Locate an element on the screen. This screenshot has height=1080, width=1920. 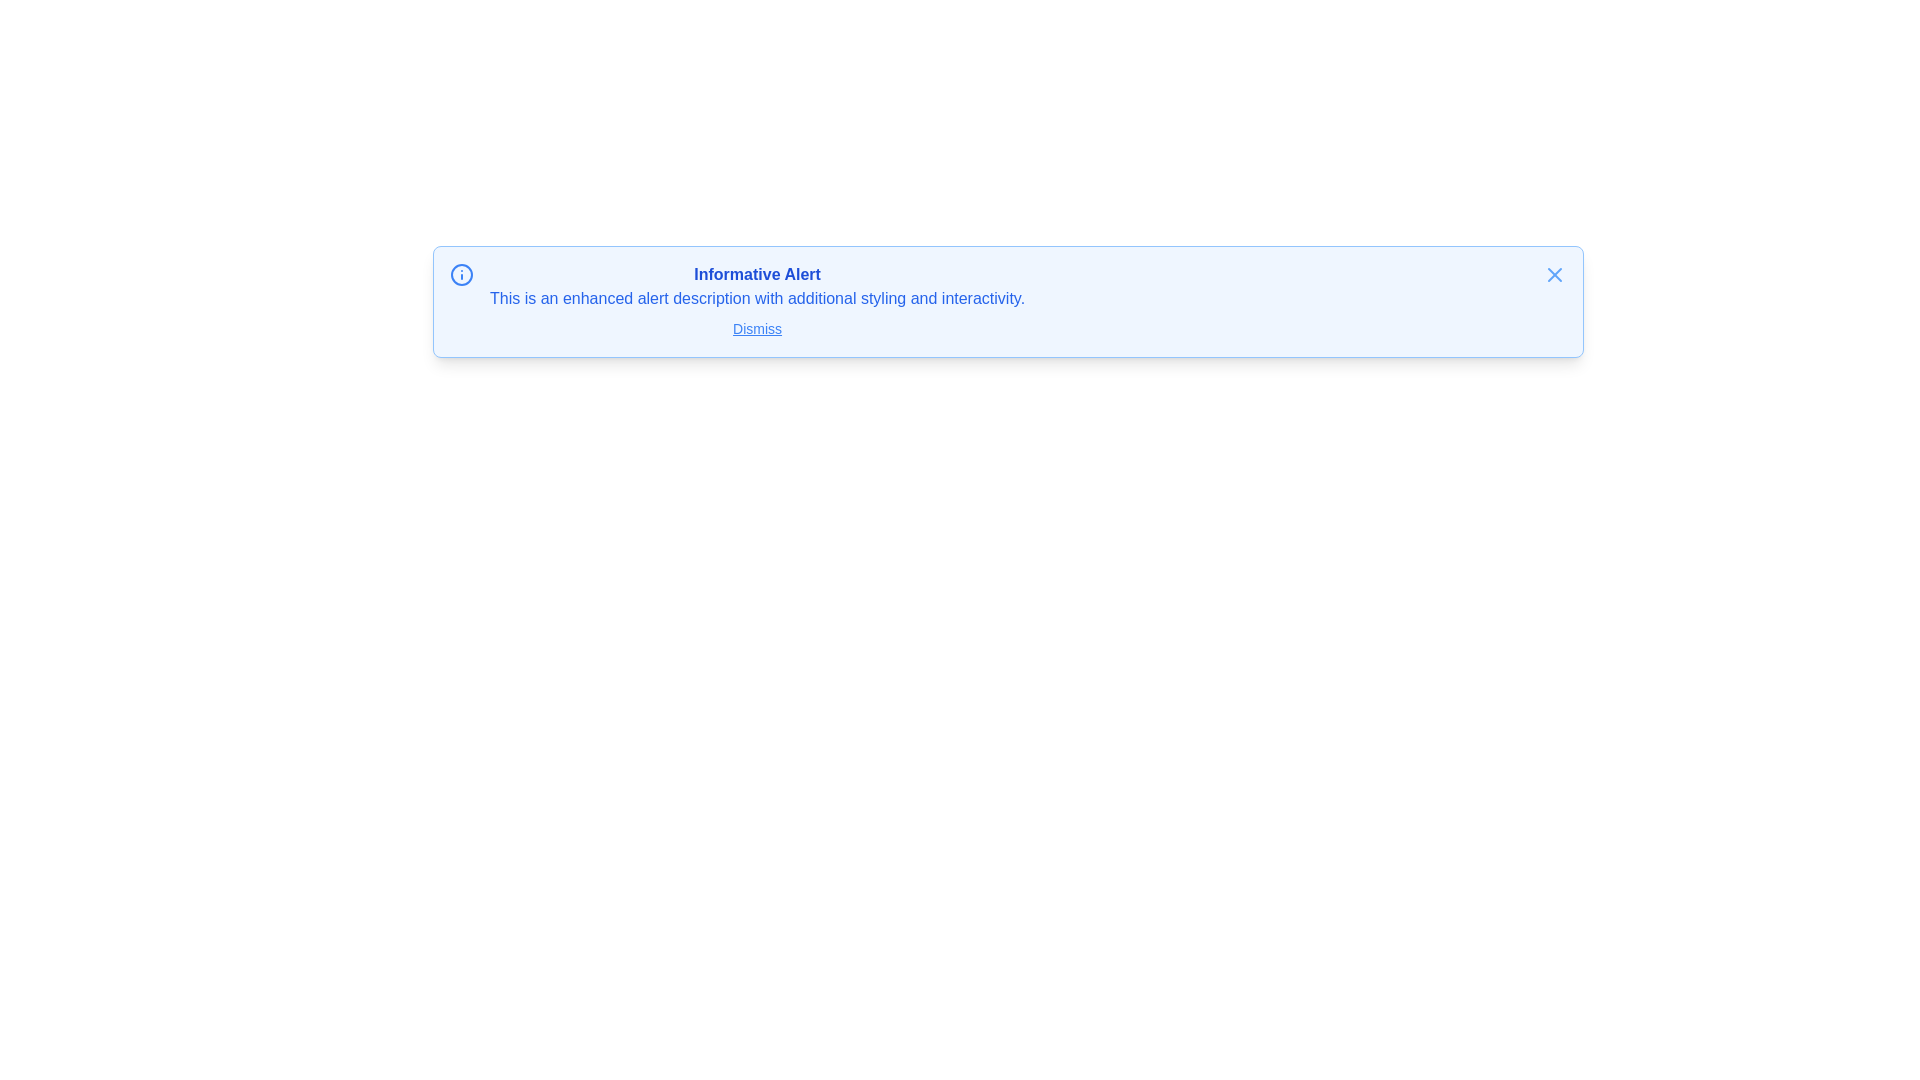
the close button located at the right side of the blue alert box is located at coordinates (1554, 274).